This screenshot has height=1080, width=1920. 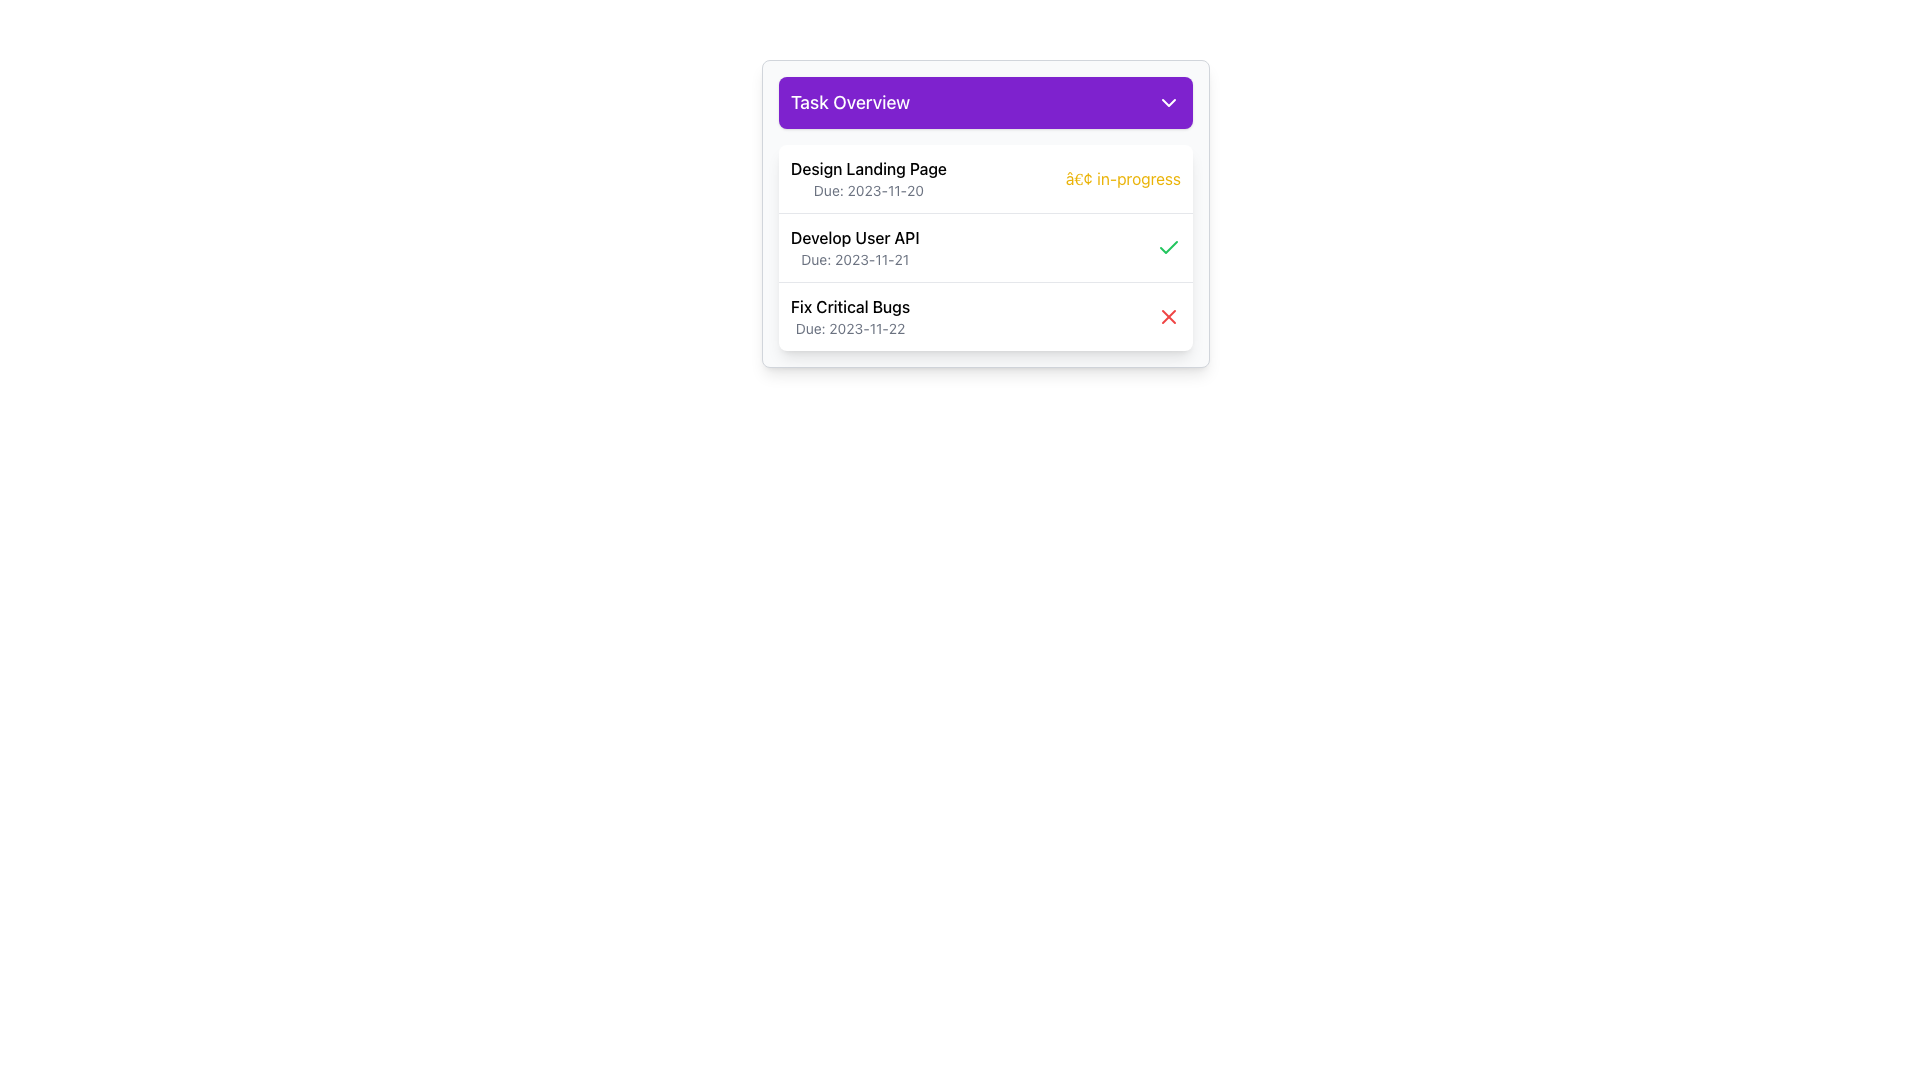 What do you see at coordinates (1169, 315) in the screenshot?
I see `the delete button associated with the task titled 'Fix Critical Bugs' and due date 'Due: 2023-11-22'` at bounding box center [1169, 315].